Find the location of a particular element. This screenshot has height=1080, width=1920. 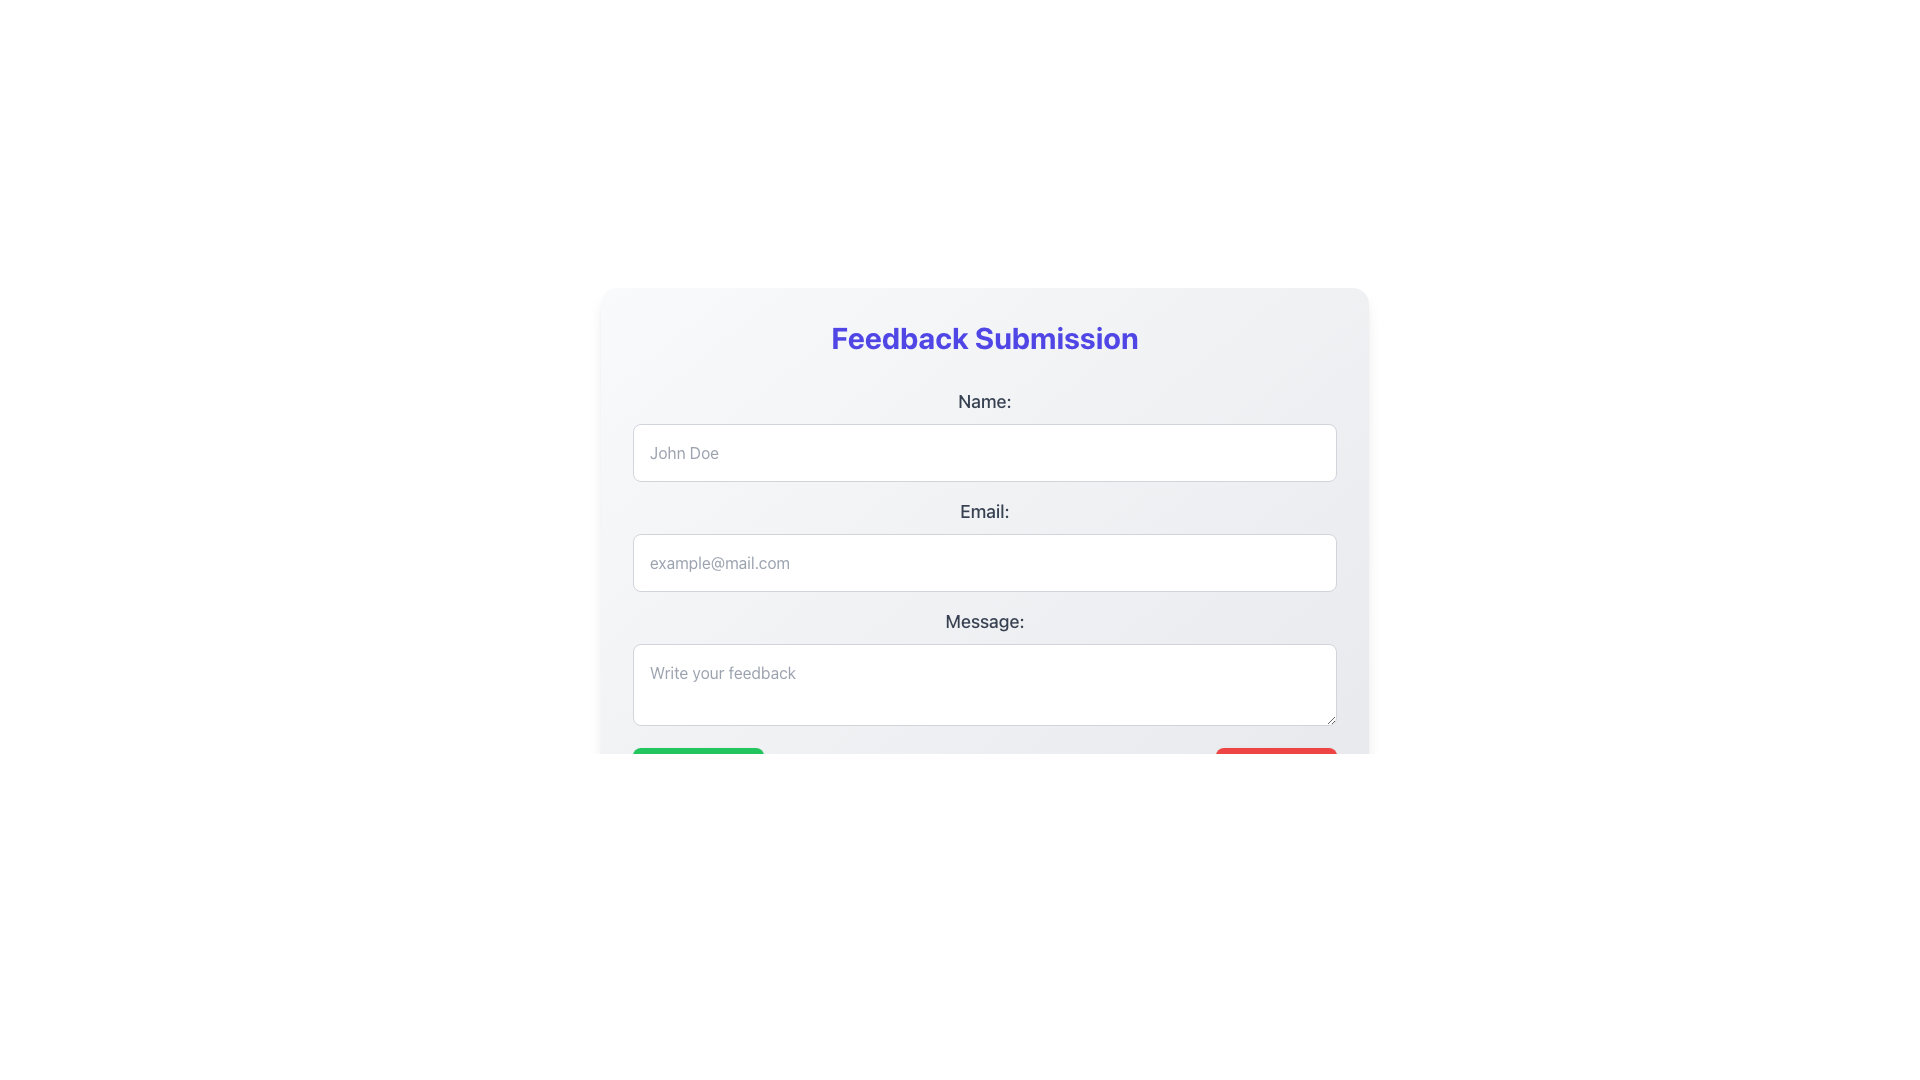

the static label indicating the purpose of the email input field, located between the 'Name:' field and 'Message:' field is located at coordinates (984, 511).